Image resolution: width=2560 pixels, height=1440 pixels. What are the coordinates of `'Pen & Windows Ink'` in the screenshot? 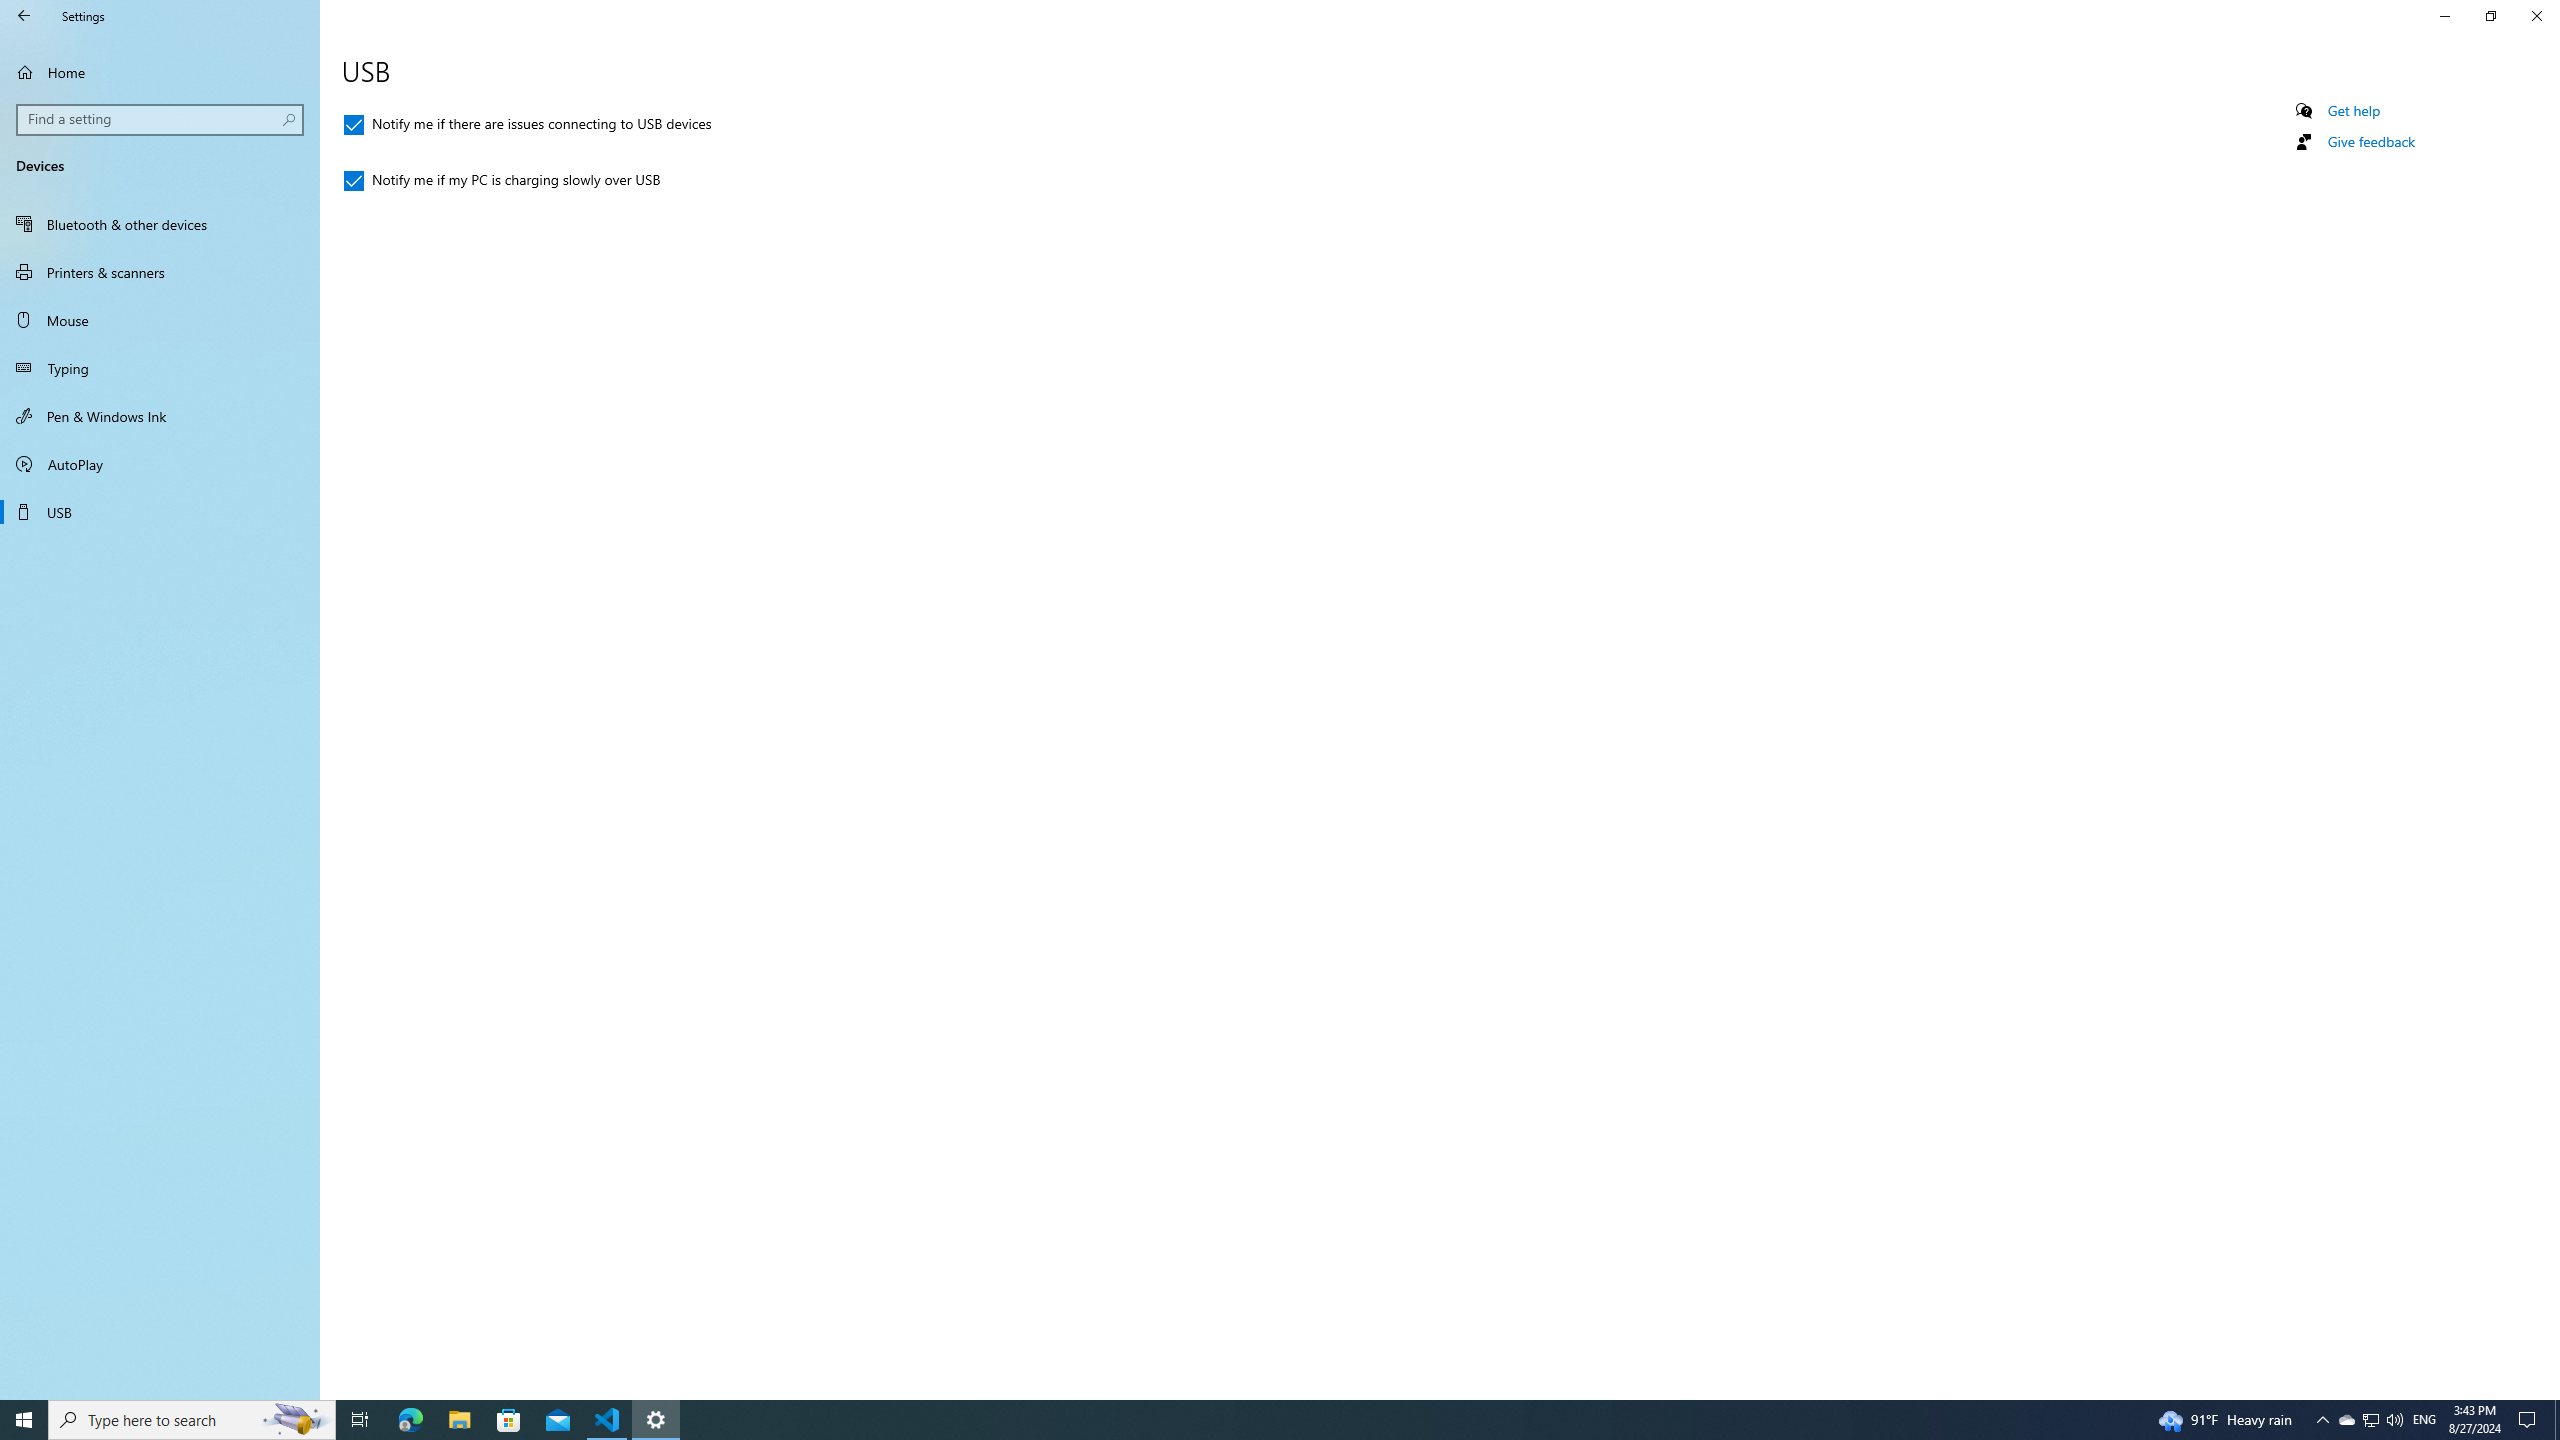 It's located at (159, 415).